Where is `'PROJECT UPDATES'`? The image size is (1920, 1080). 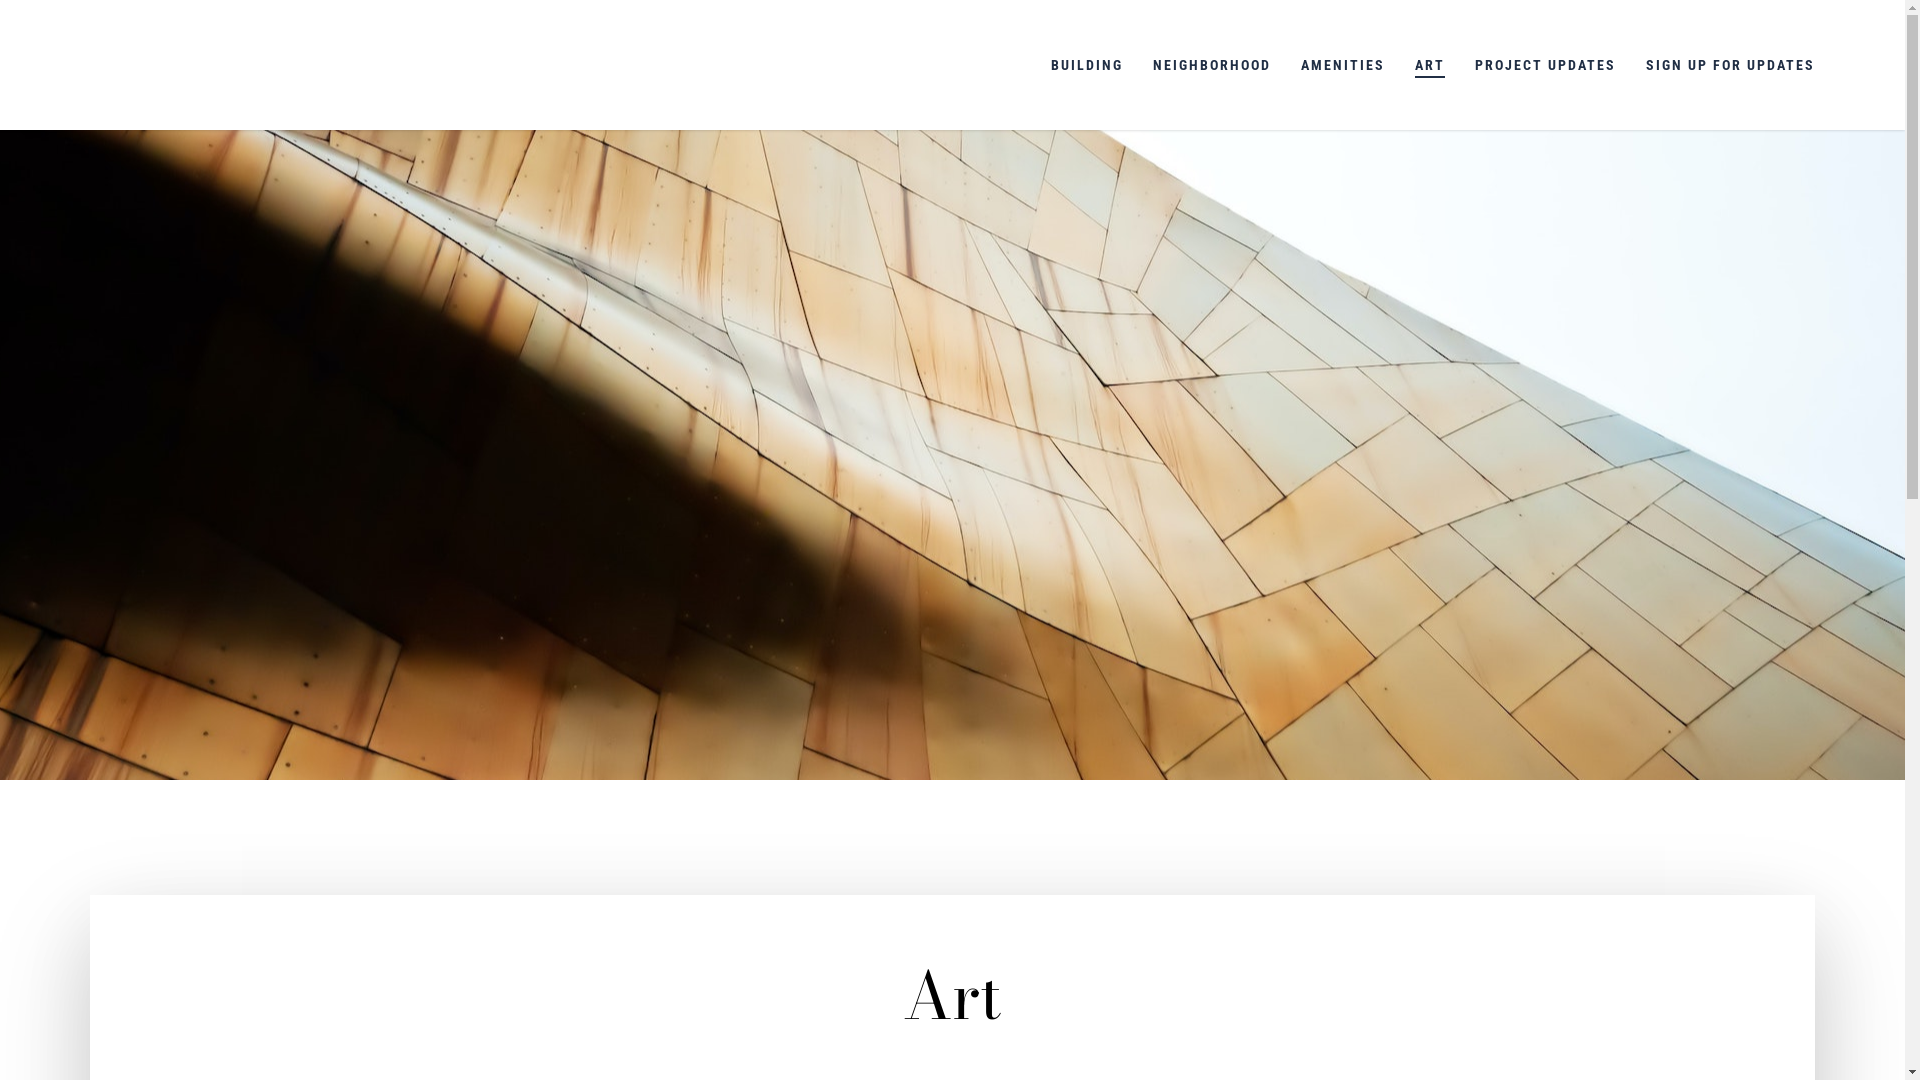 'PROJECT UPDATES' is located at coordinates (1544, 64).